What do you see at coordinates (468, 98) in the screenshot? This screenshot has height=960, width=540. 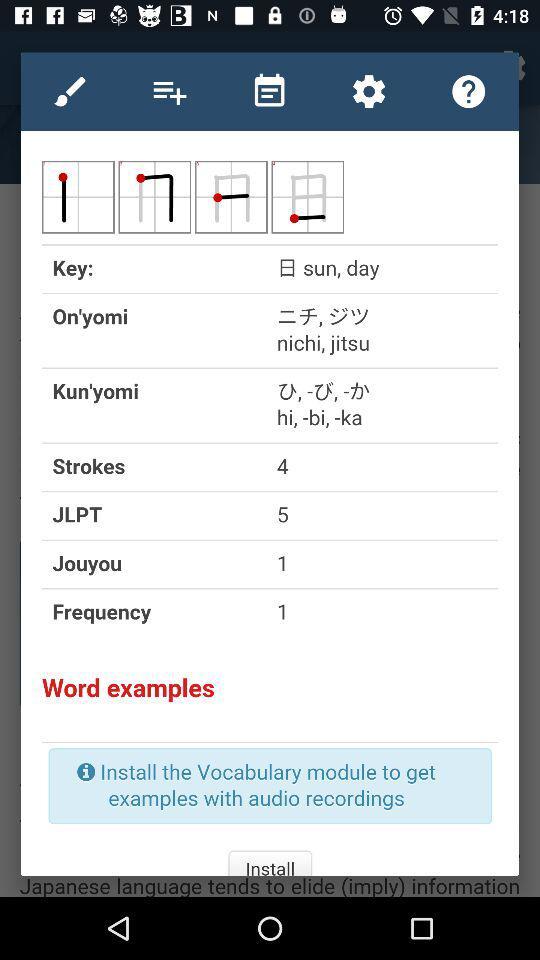 I see `the help icon` at bounding box center [468, 98].